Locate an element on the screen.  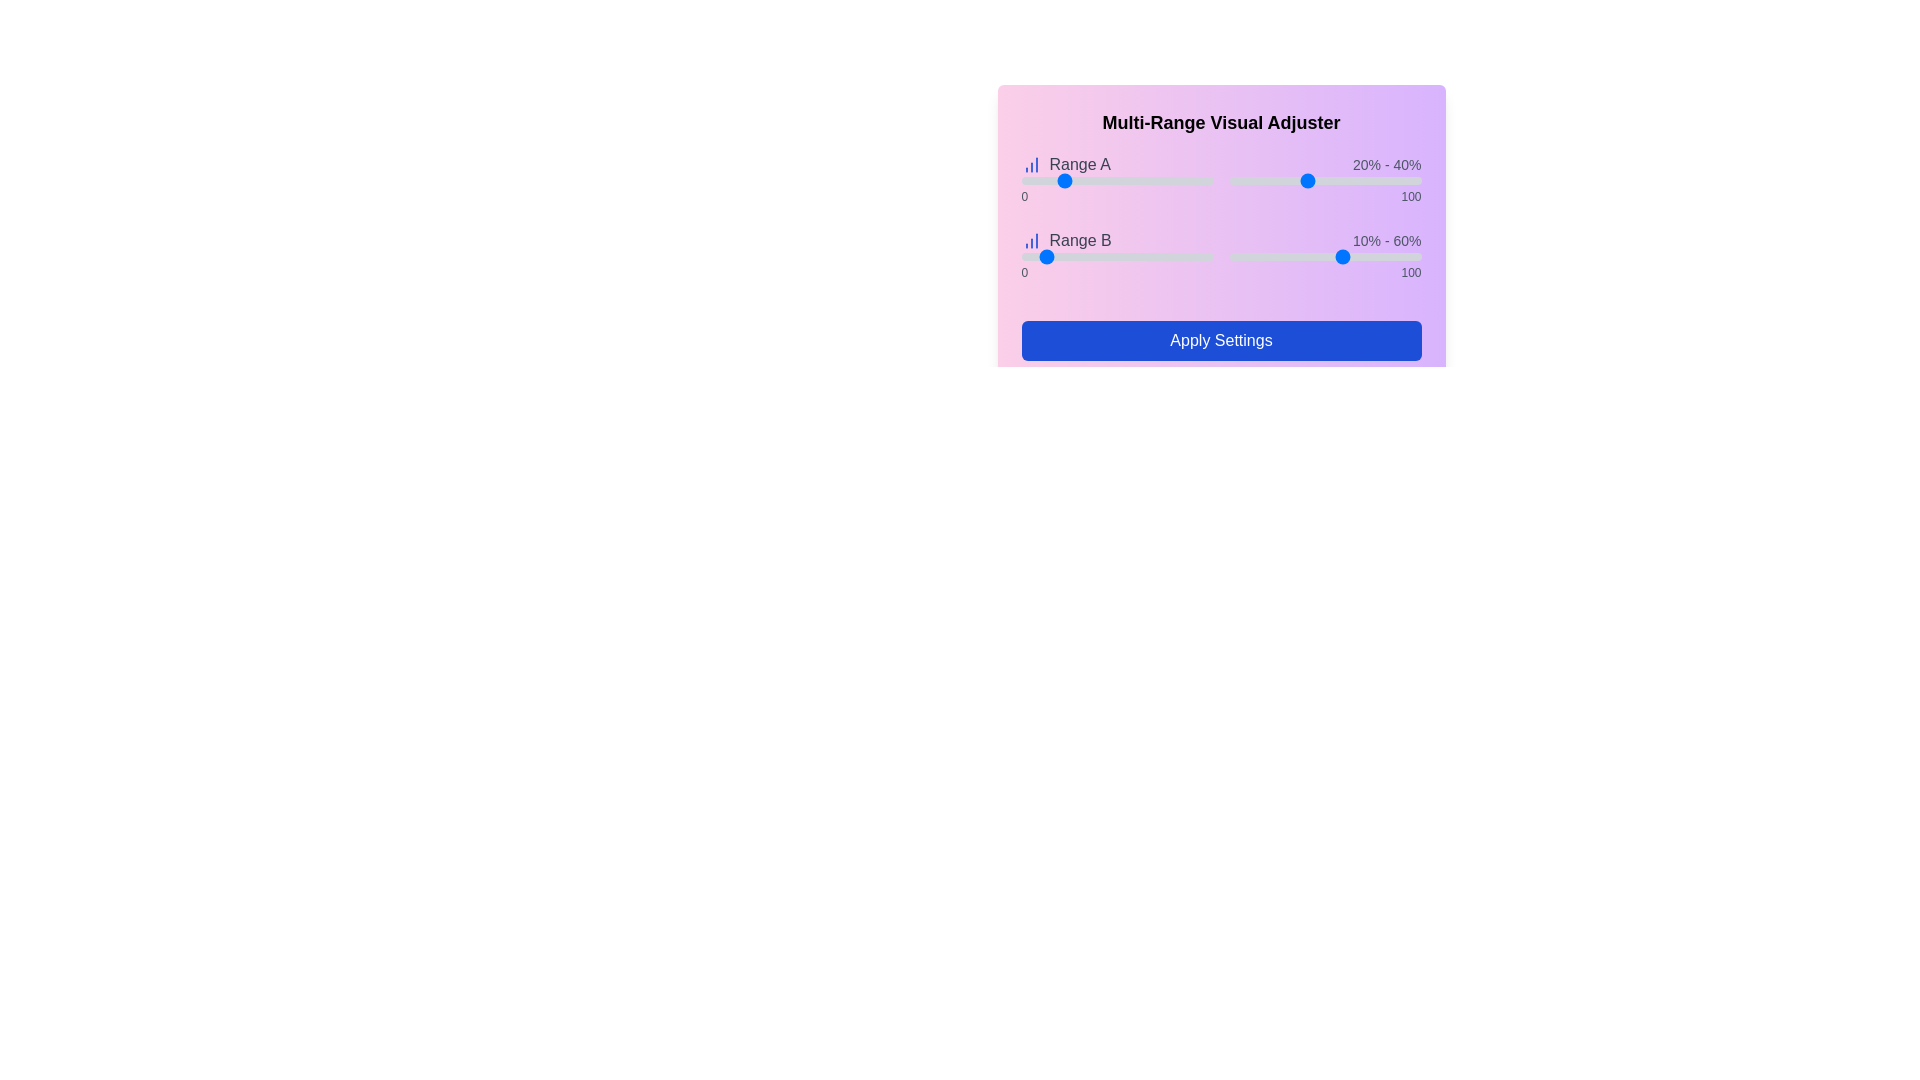
the Range B slider is located at coordinates (1249, 256).